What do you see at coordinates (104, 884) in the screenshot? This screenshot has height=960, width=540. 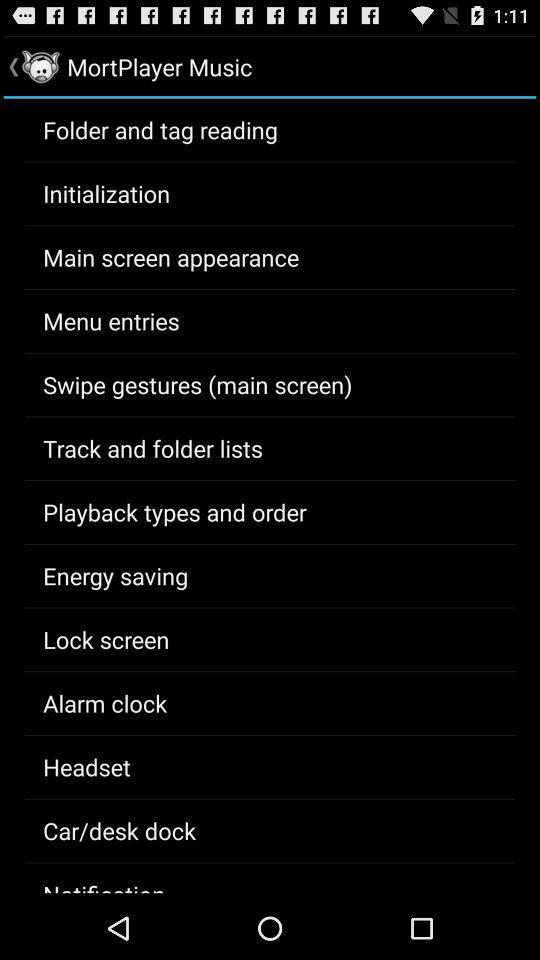 I see `item below the car/desk dock icon` at bounding box center [104, 884].